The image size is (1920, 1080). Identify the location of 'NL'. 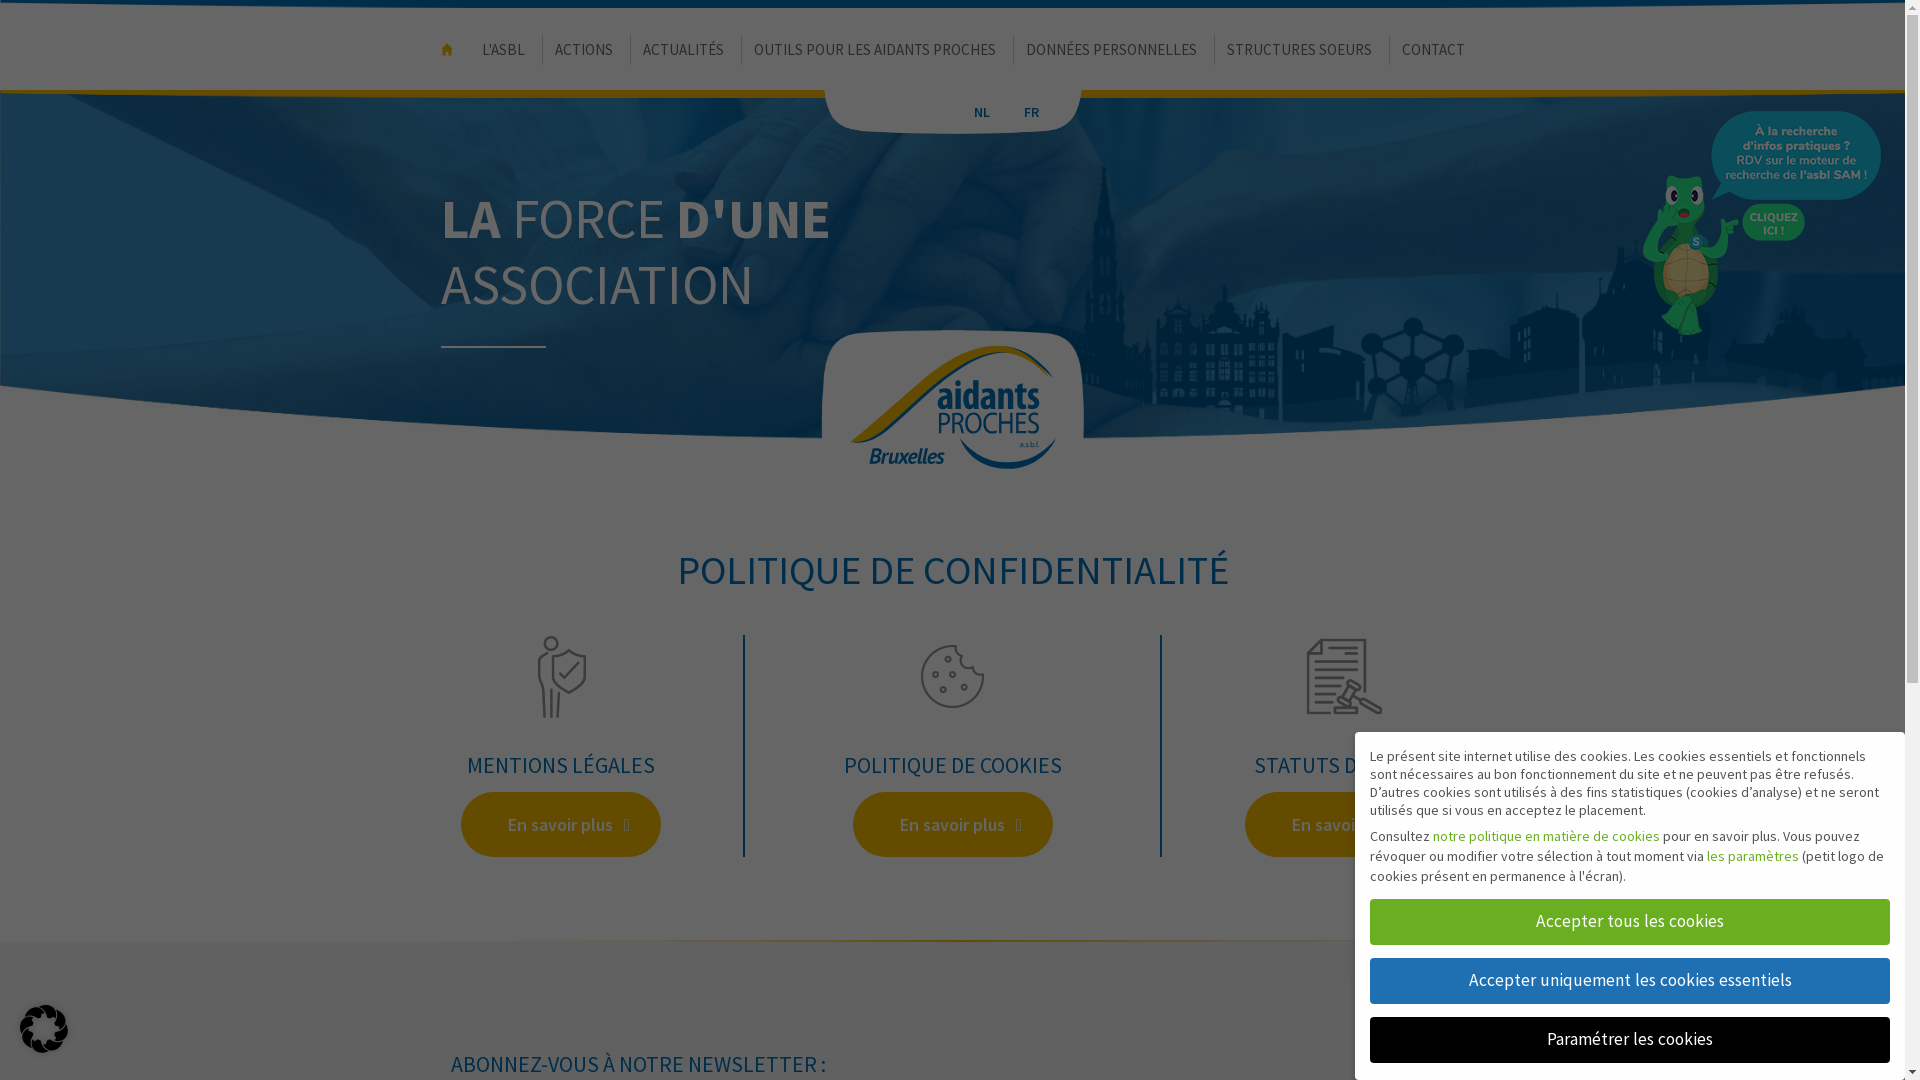
(980, 112).